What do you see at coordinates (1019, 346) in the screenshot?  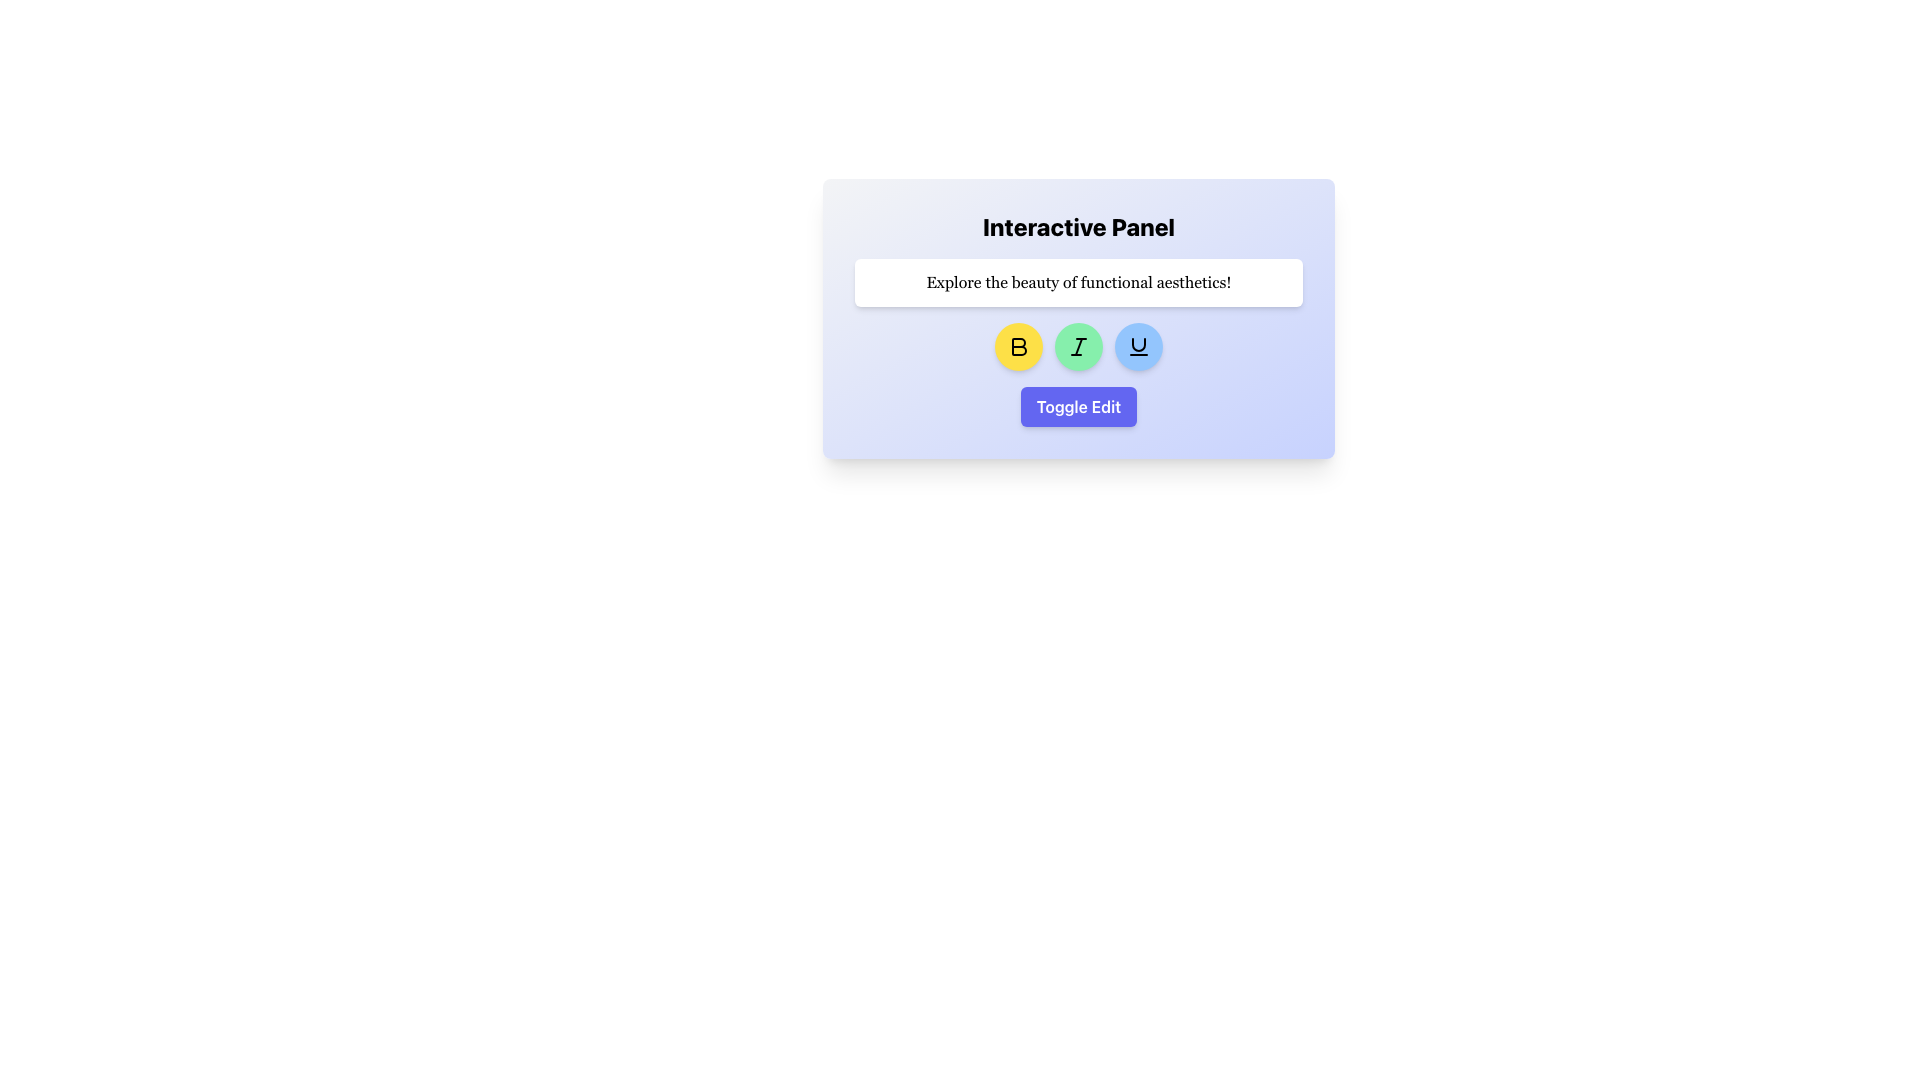 I see `the bold formatting button, represented by a stylized 'B' within a circular yellow button, to apply bold formatting` at bounding box center [1019, 346].